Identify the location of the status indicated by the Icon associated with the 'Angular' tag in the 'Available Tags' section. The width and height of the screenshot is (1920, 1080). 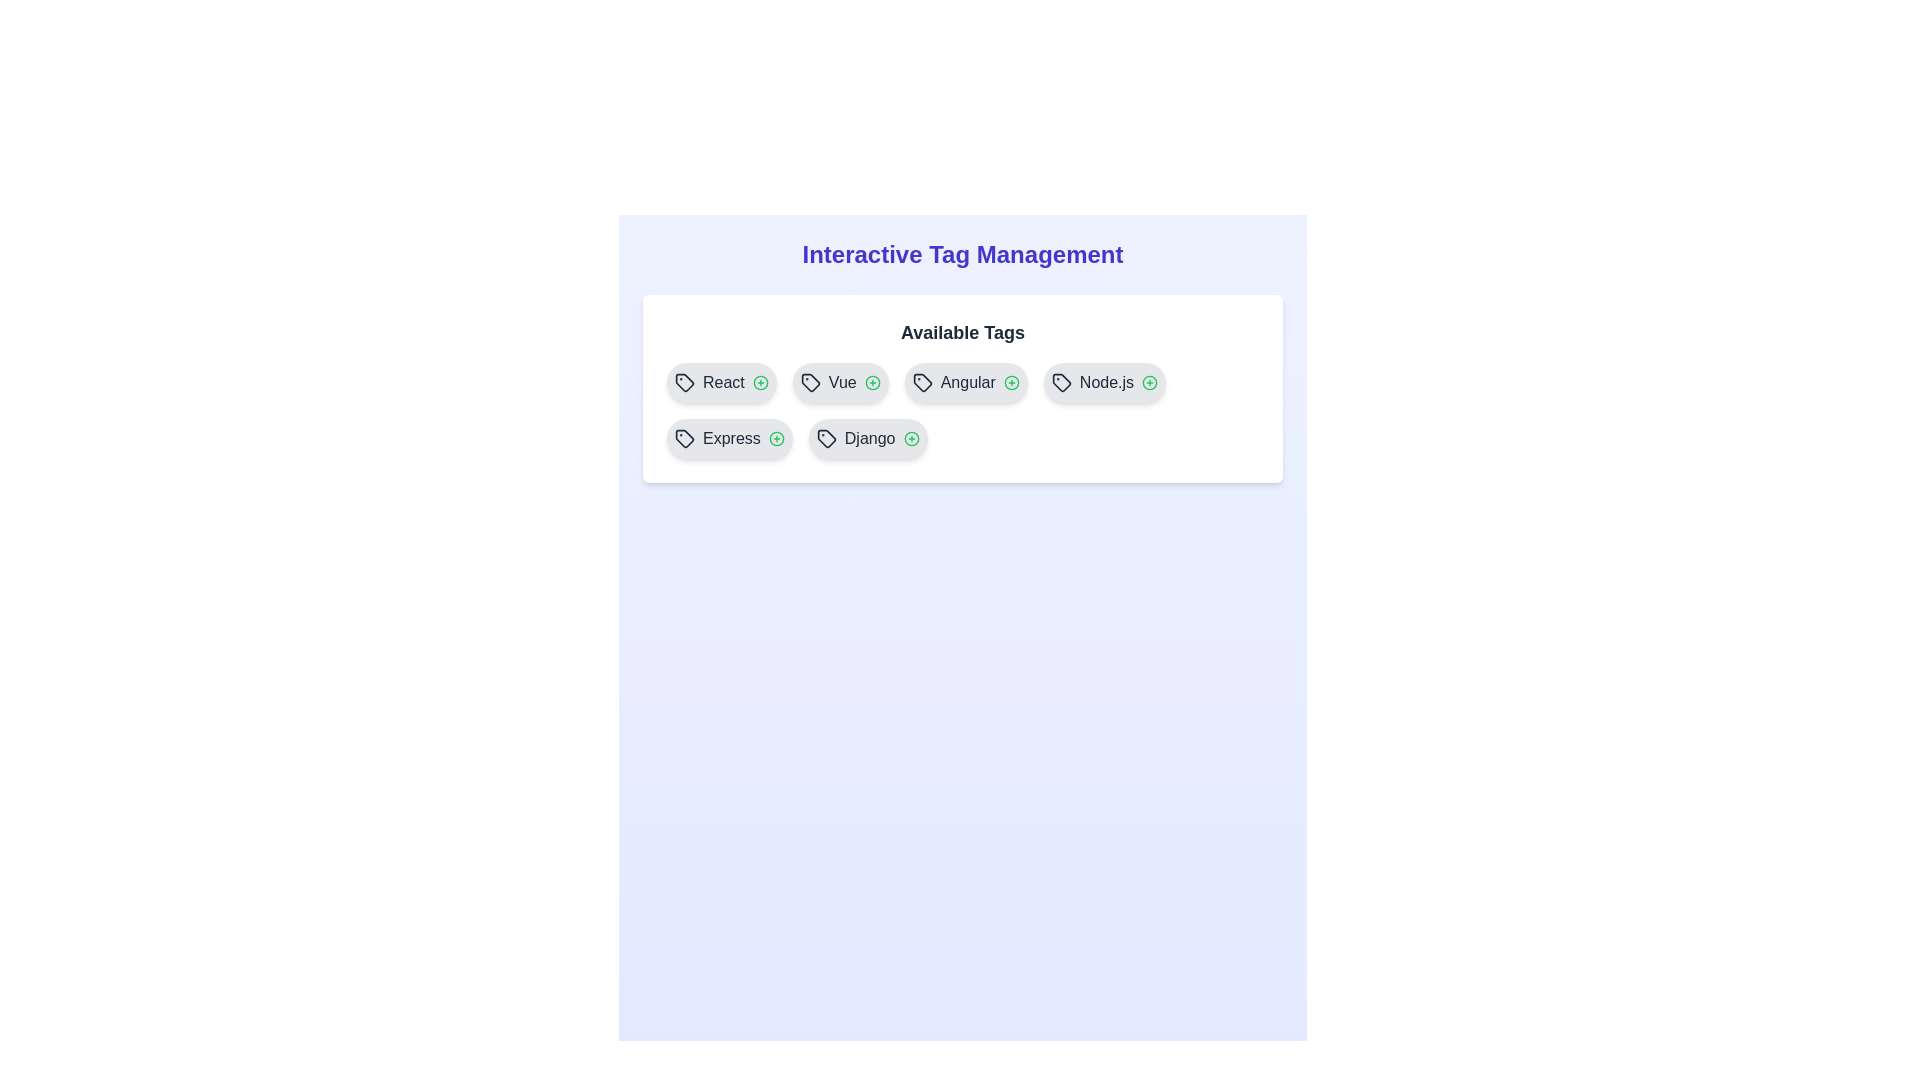
(1011, 382).